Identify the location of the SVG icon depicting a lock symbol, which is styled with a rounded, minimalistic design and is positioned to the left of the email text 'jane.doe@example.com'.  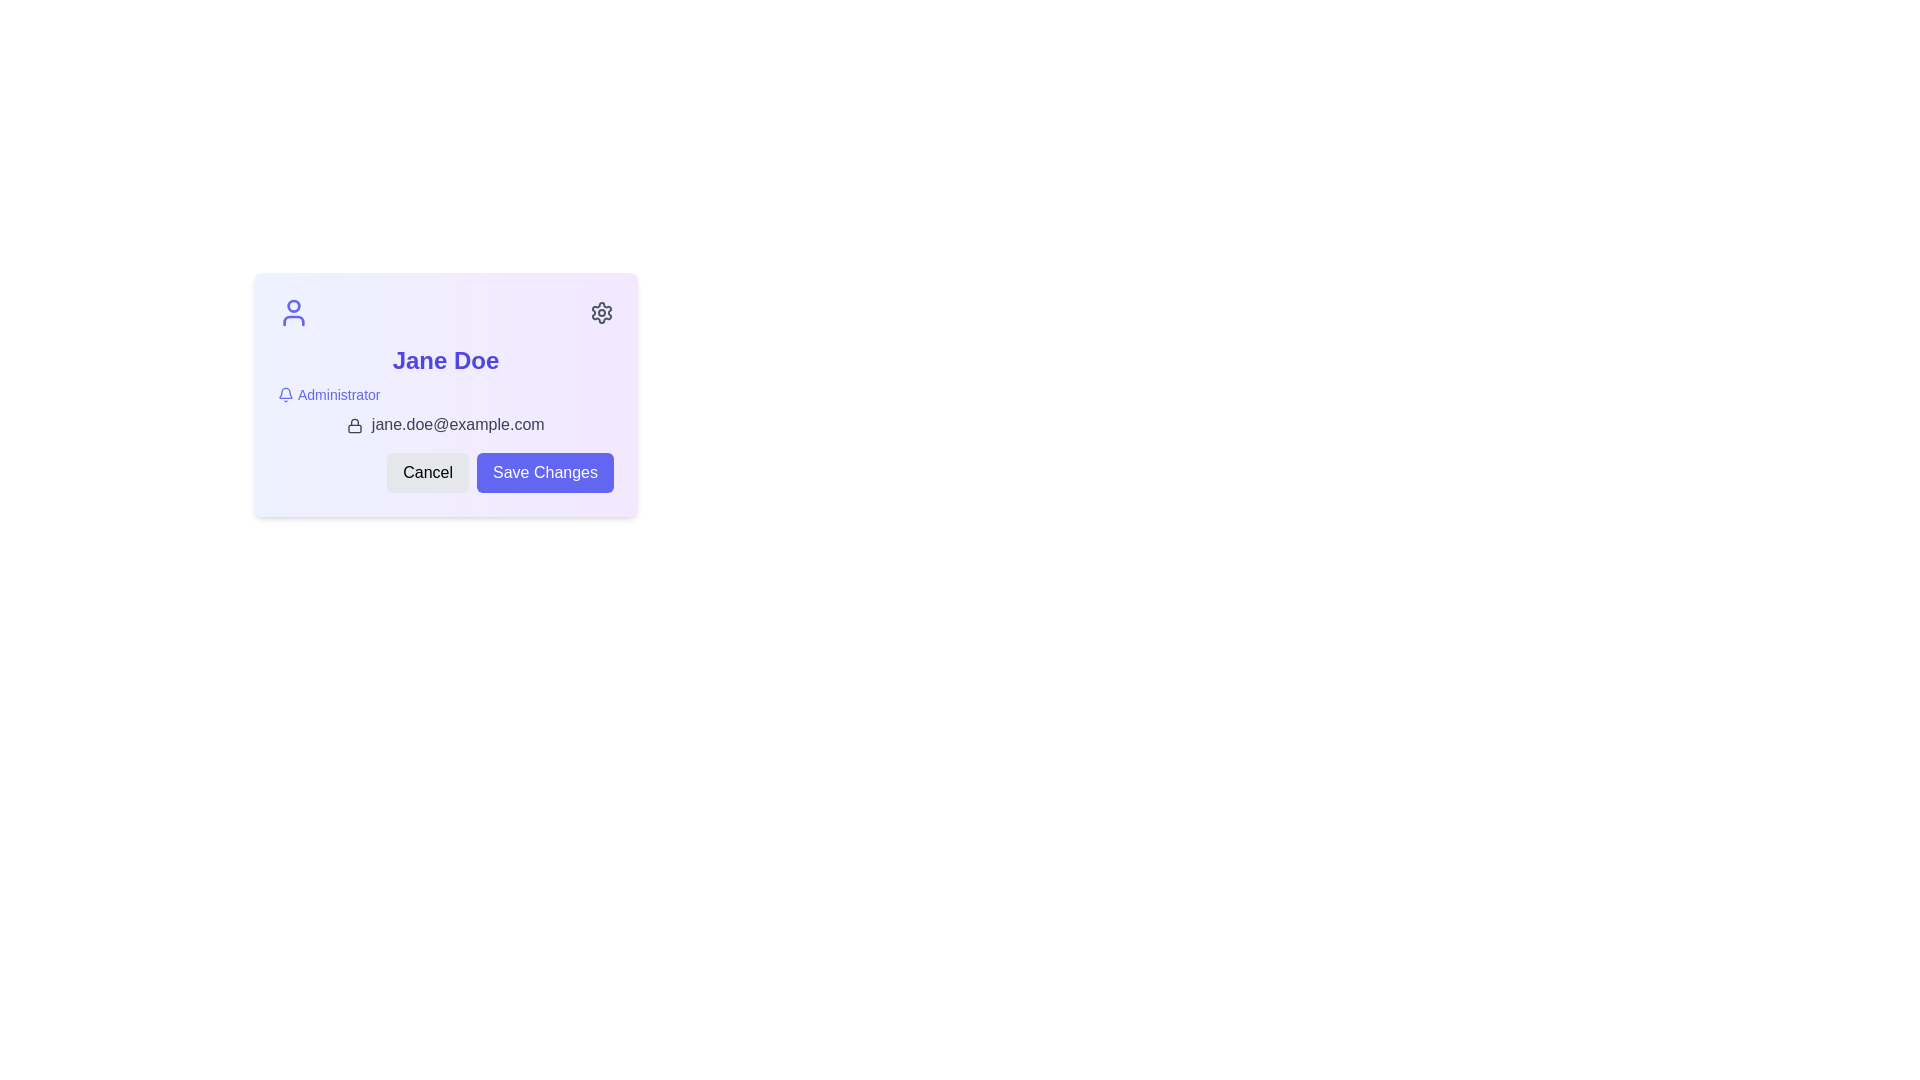
(355, 424).